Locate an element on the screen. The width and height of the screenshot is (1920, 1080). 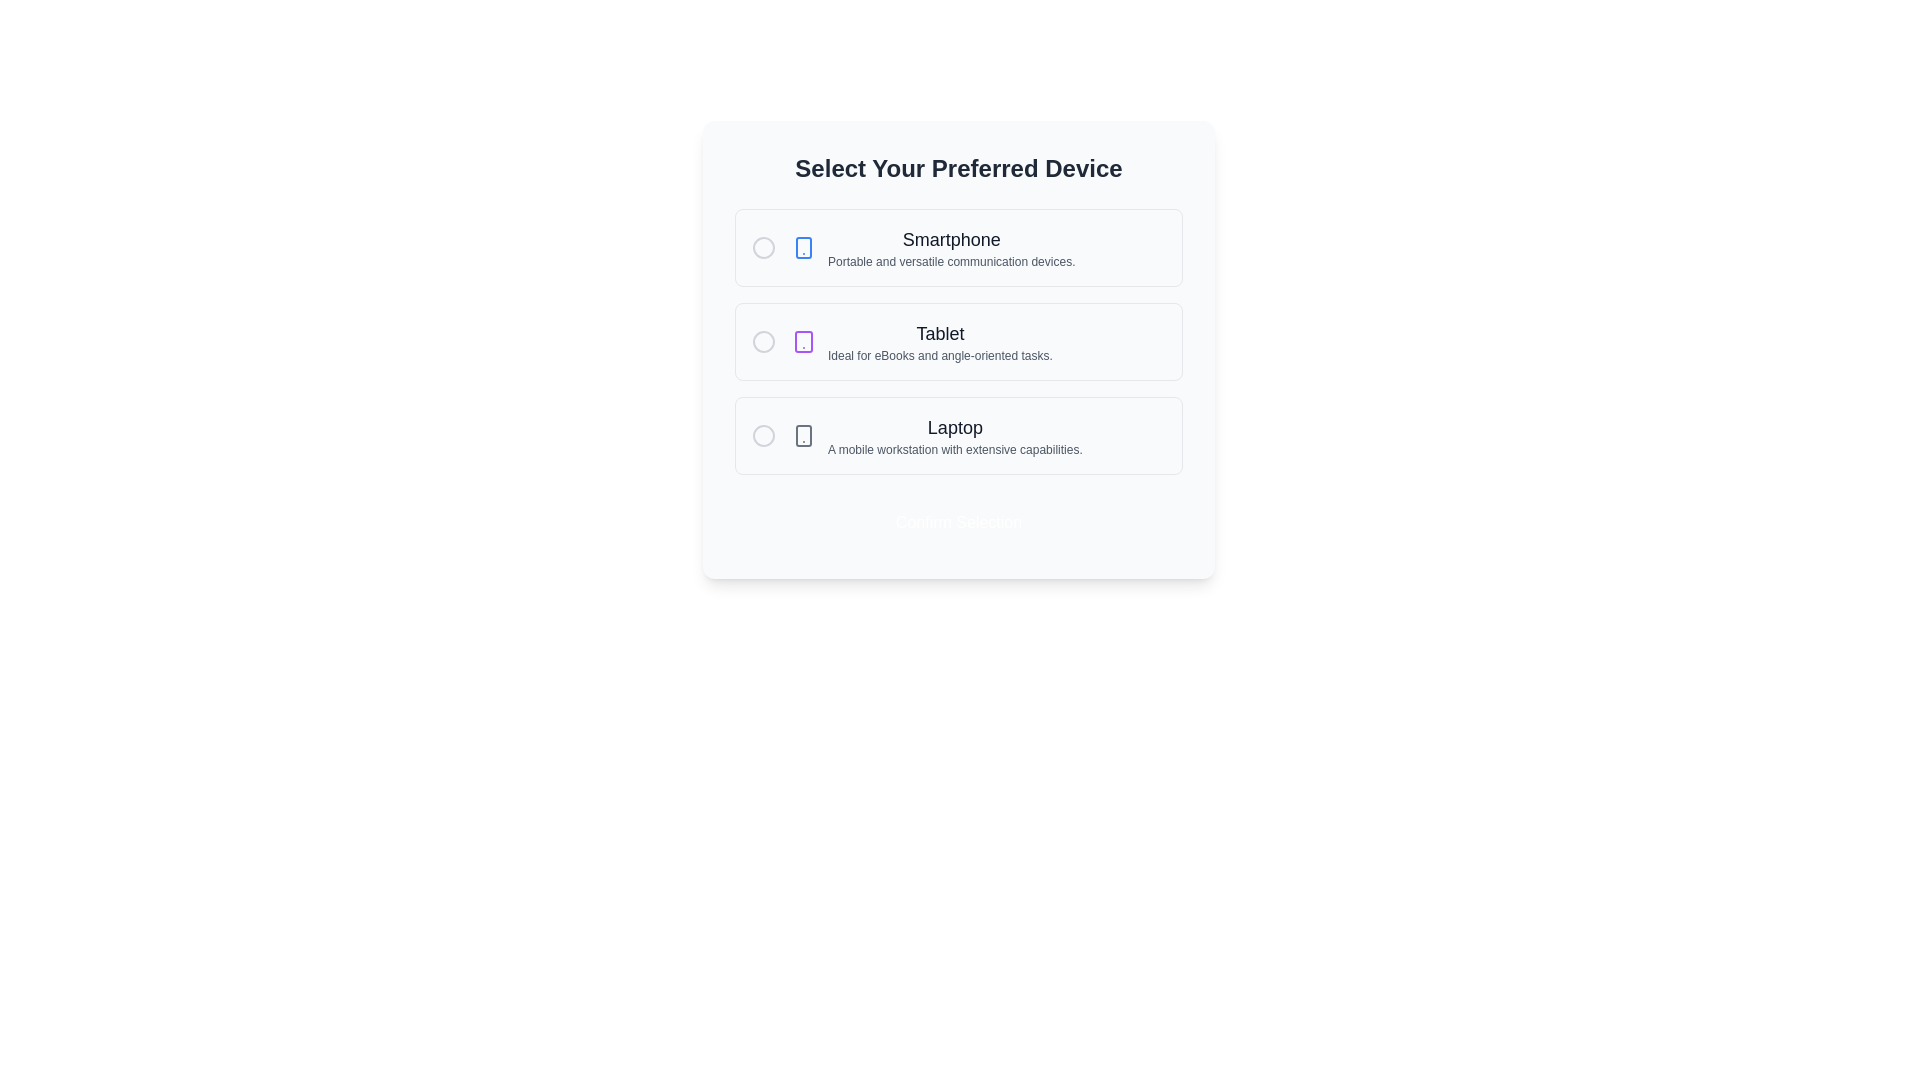
the confirmation button located at the bottom of the selection interface to confirm the user's choice among the device options: 'Smartphone', 'Tablet', and 'Laptop' is located at coordinates (958, 522).